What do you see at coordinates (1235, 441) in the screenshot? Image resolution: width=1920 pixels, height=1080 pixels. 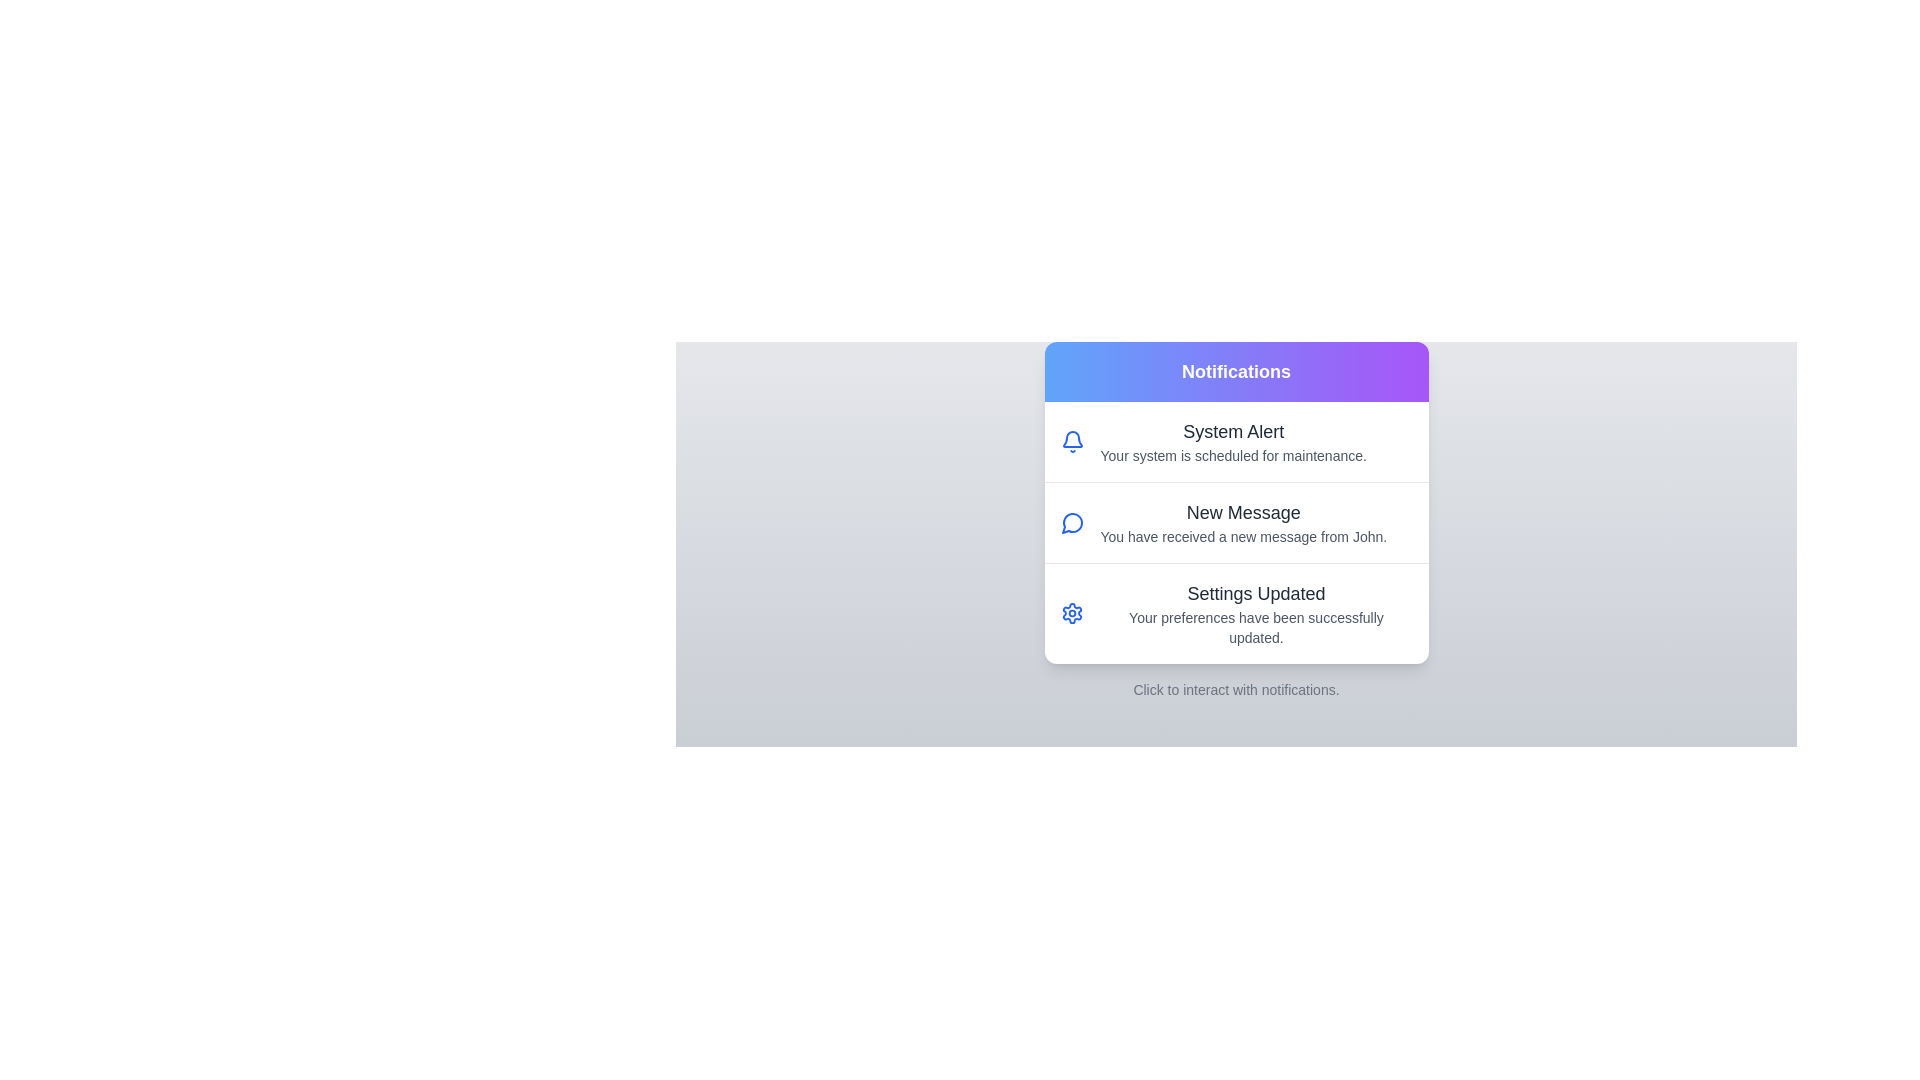 I see `the notification item System Alert to highlight it` at bounding box center [1235, 441].